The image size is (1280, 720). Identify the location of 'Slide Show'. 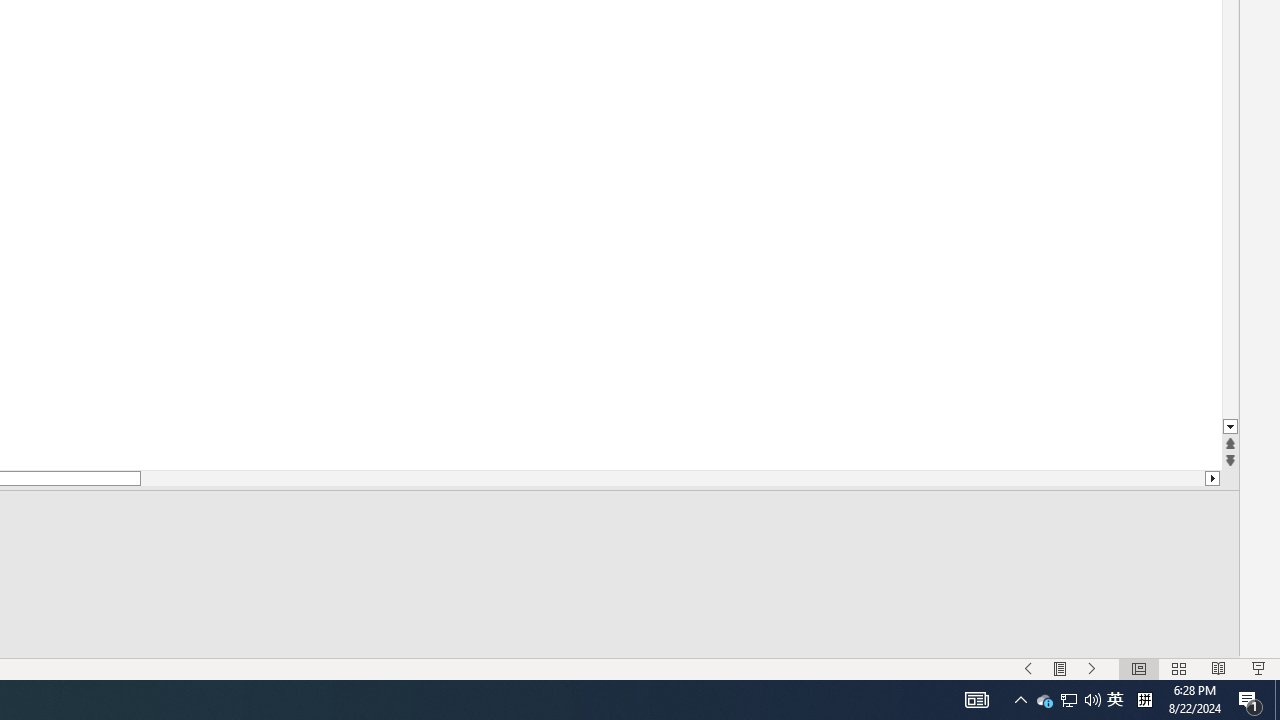
(1257, 669).